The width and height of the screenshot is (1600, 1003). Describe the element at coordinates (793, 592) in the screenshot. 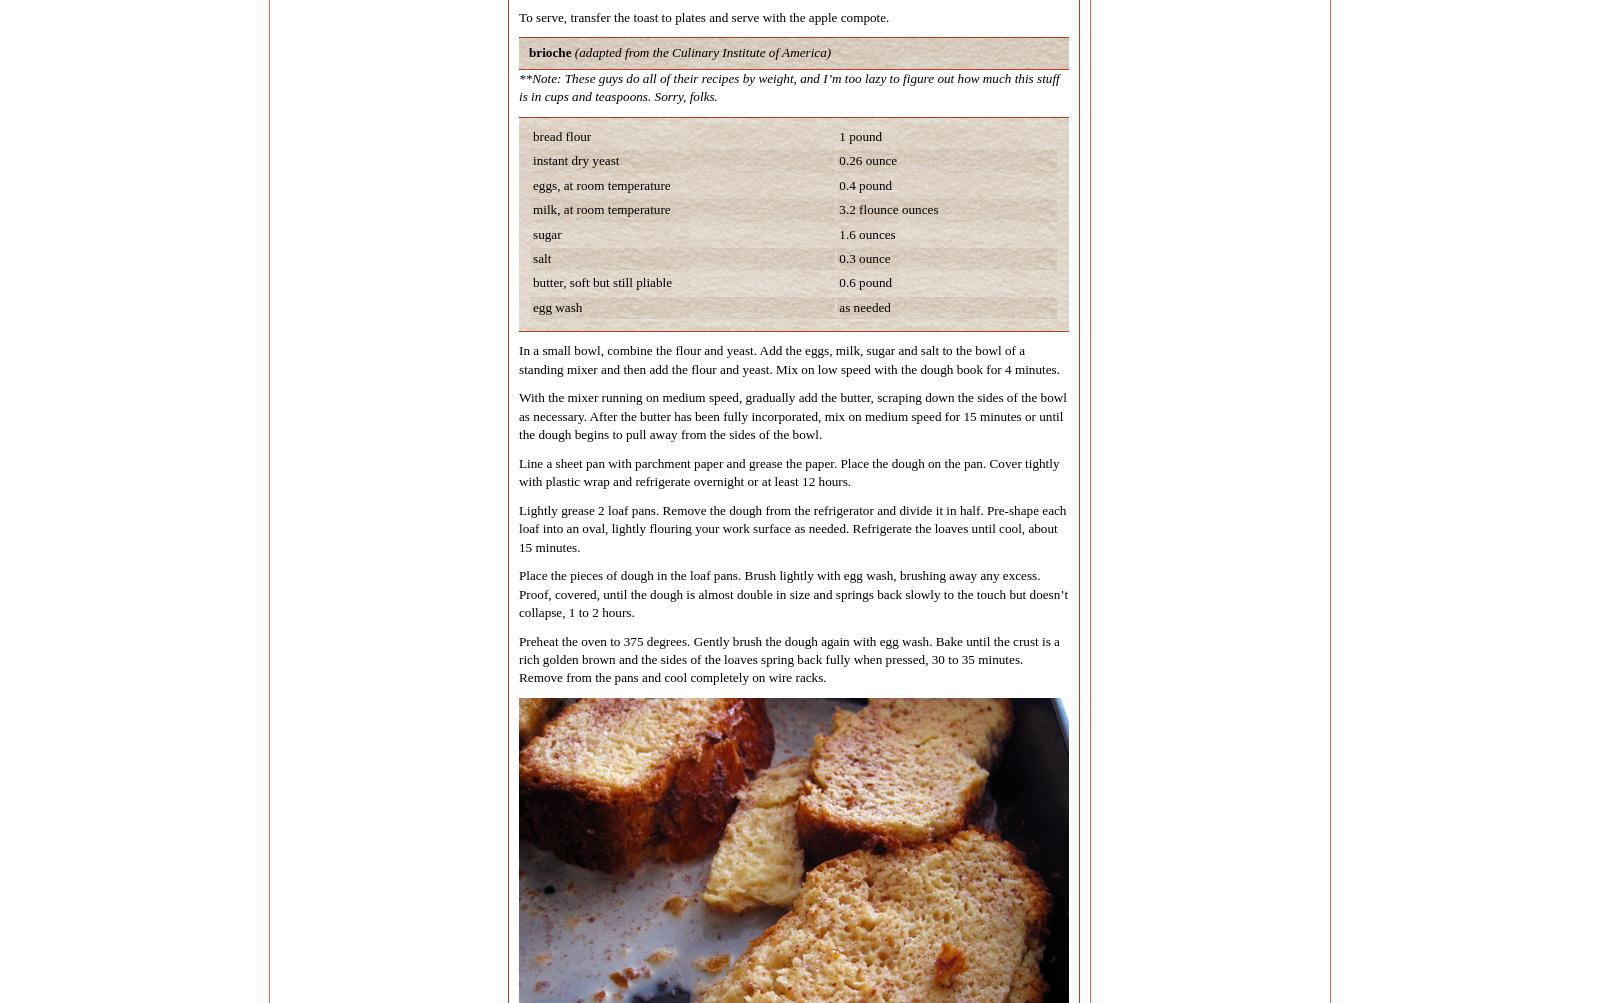

I see `'Place the pieces of dough in the loaf pans.  Brush lightly with egg wash, brushing away any excess.  Proof, covered, until the dough is almost double in size and springs back slowly to the touch but doesn’t collapse, 1 to 2 hours.'` at that location.